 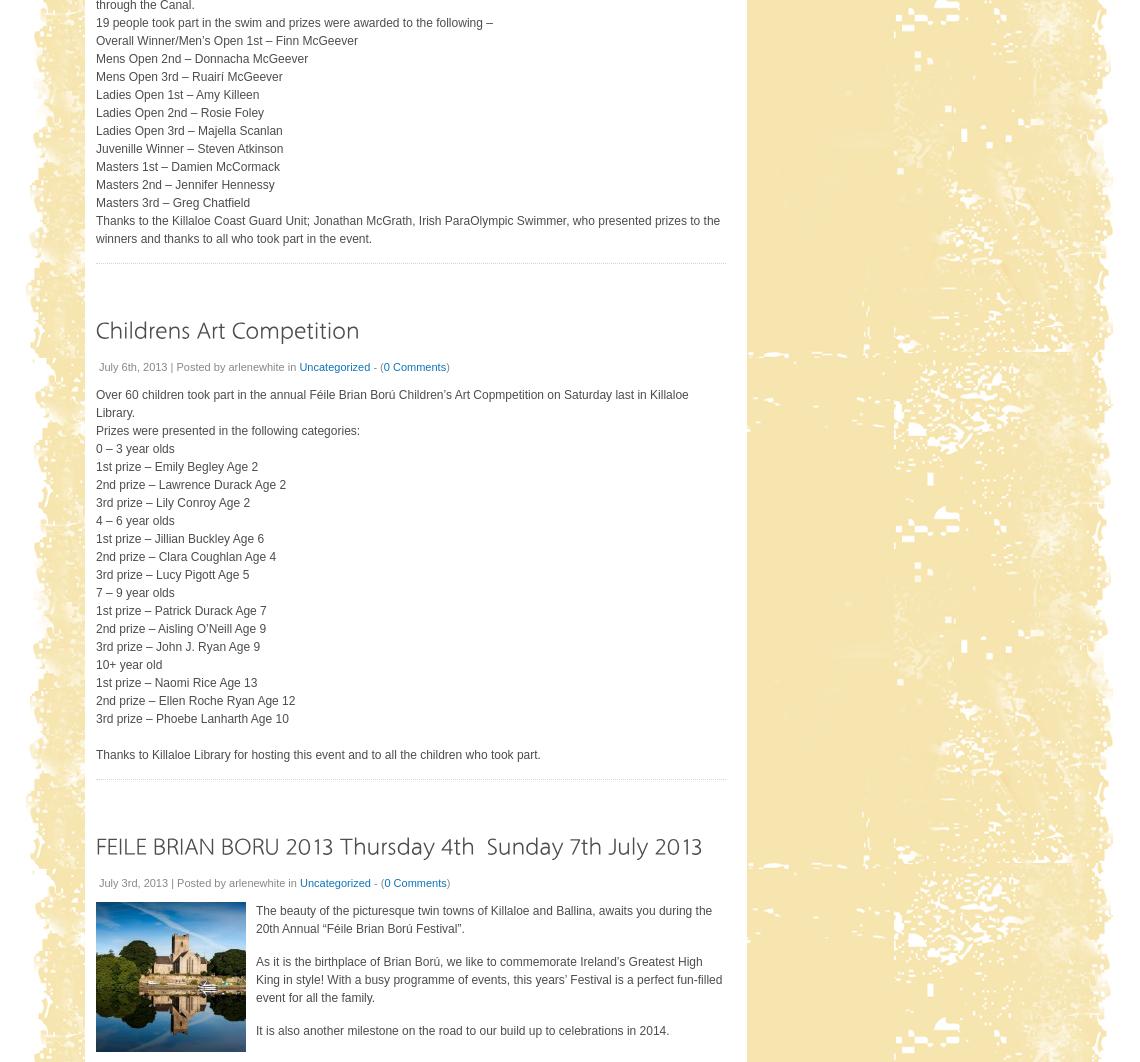 What do you see at coordinates (191, 718) in the screenshot?
I see `'3rd prize – Phoebe Lanharth Age 10'` at bounding box center [191, 718].